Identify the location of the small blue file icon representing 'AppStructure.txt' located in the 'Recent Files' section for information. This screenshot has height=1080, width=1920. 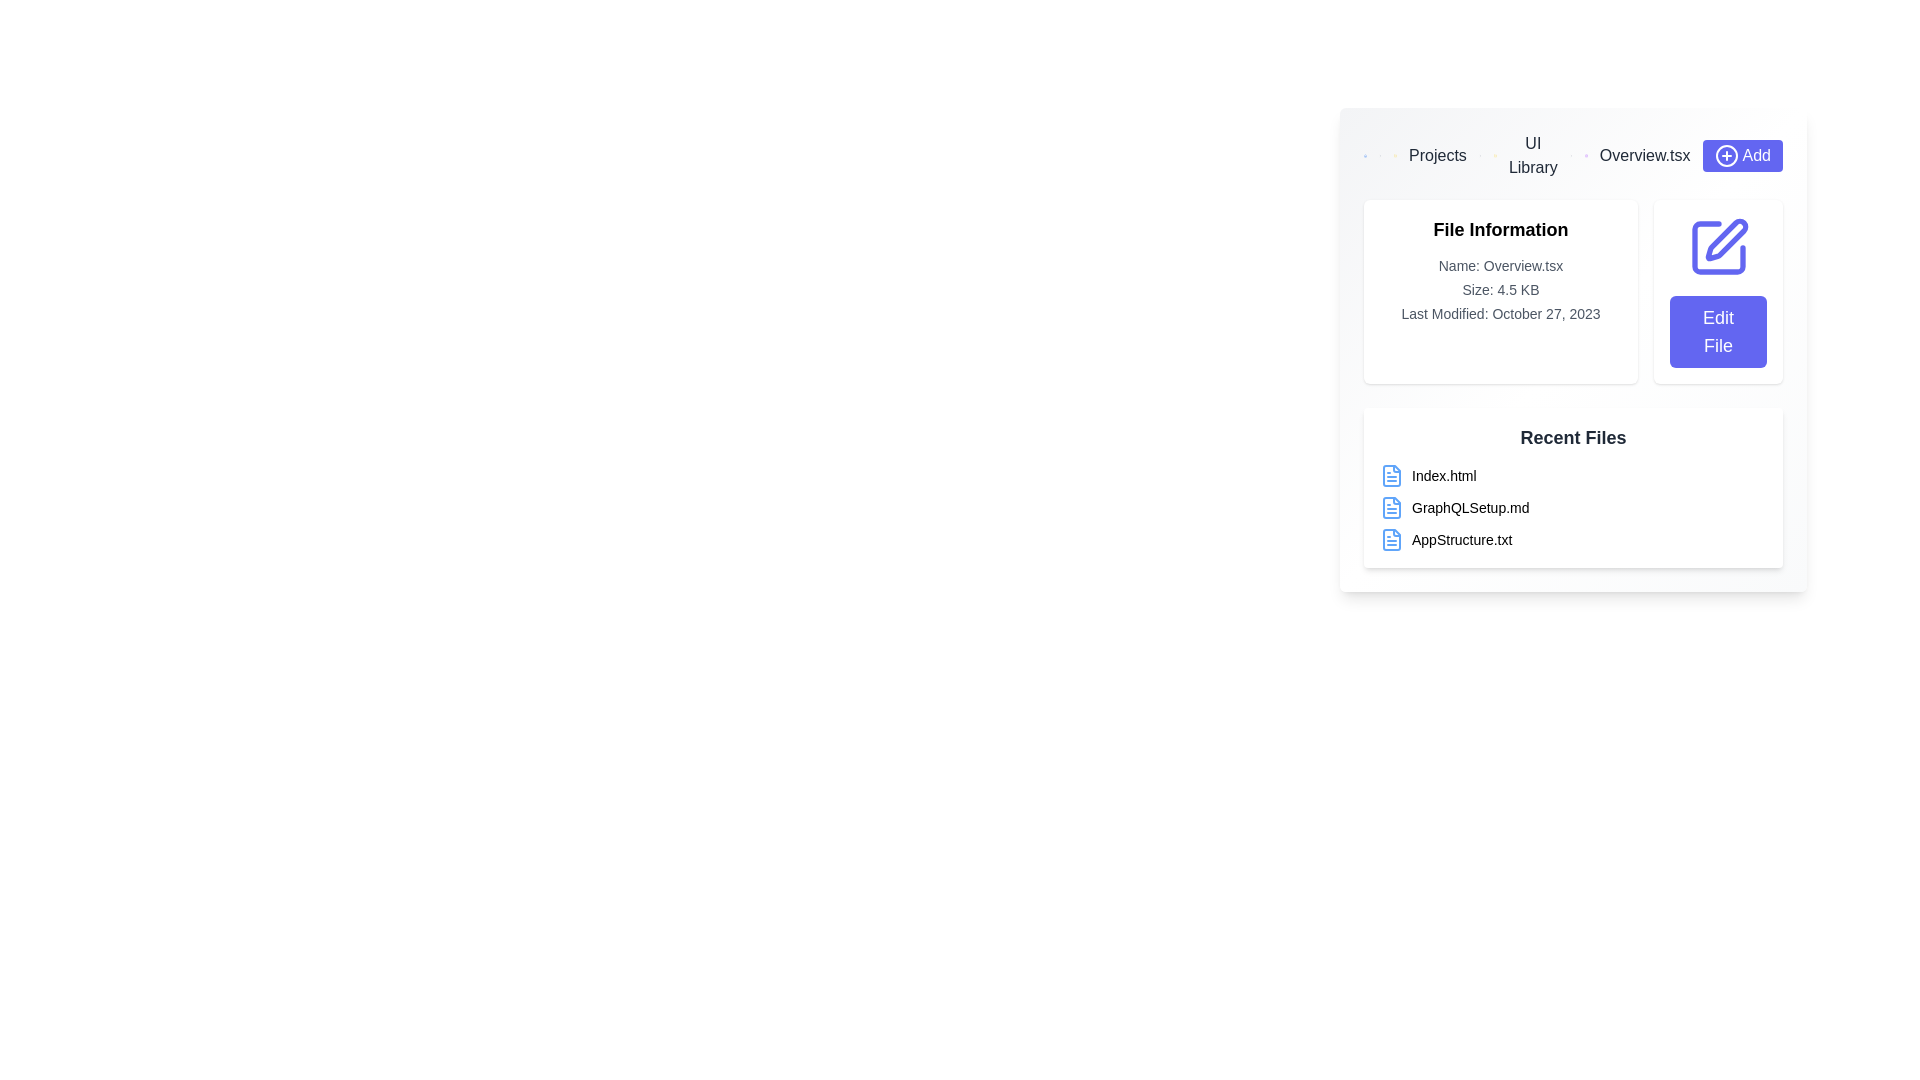
(1391, 540).